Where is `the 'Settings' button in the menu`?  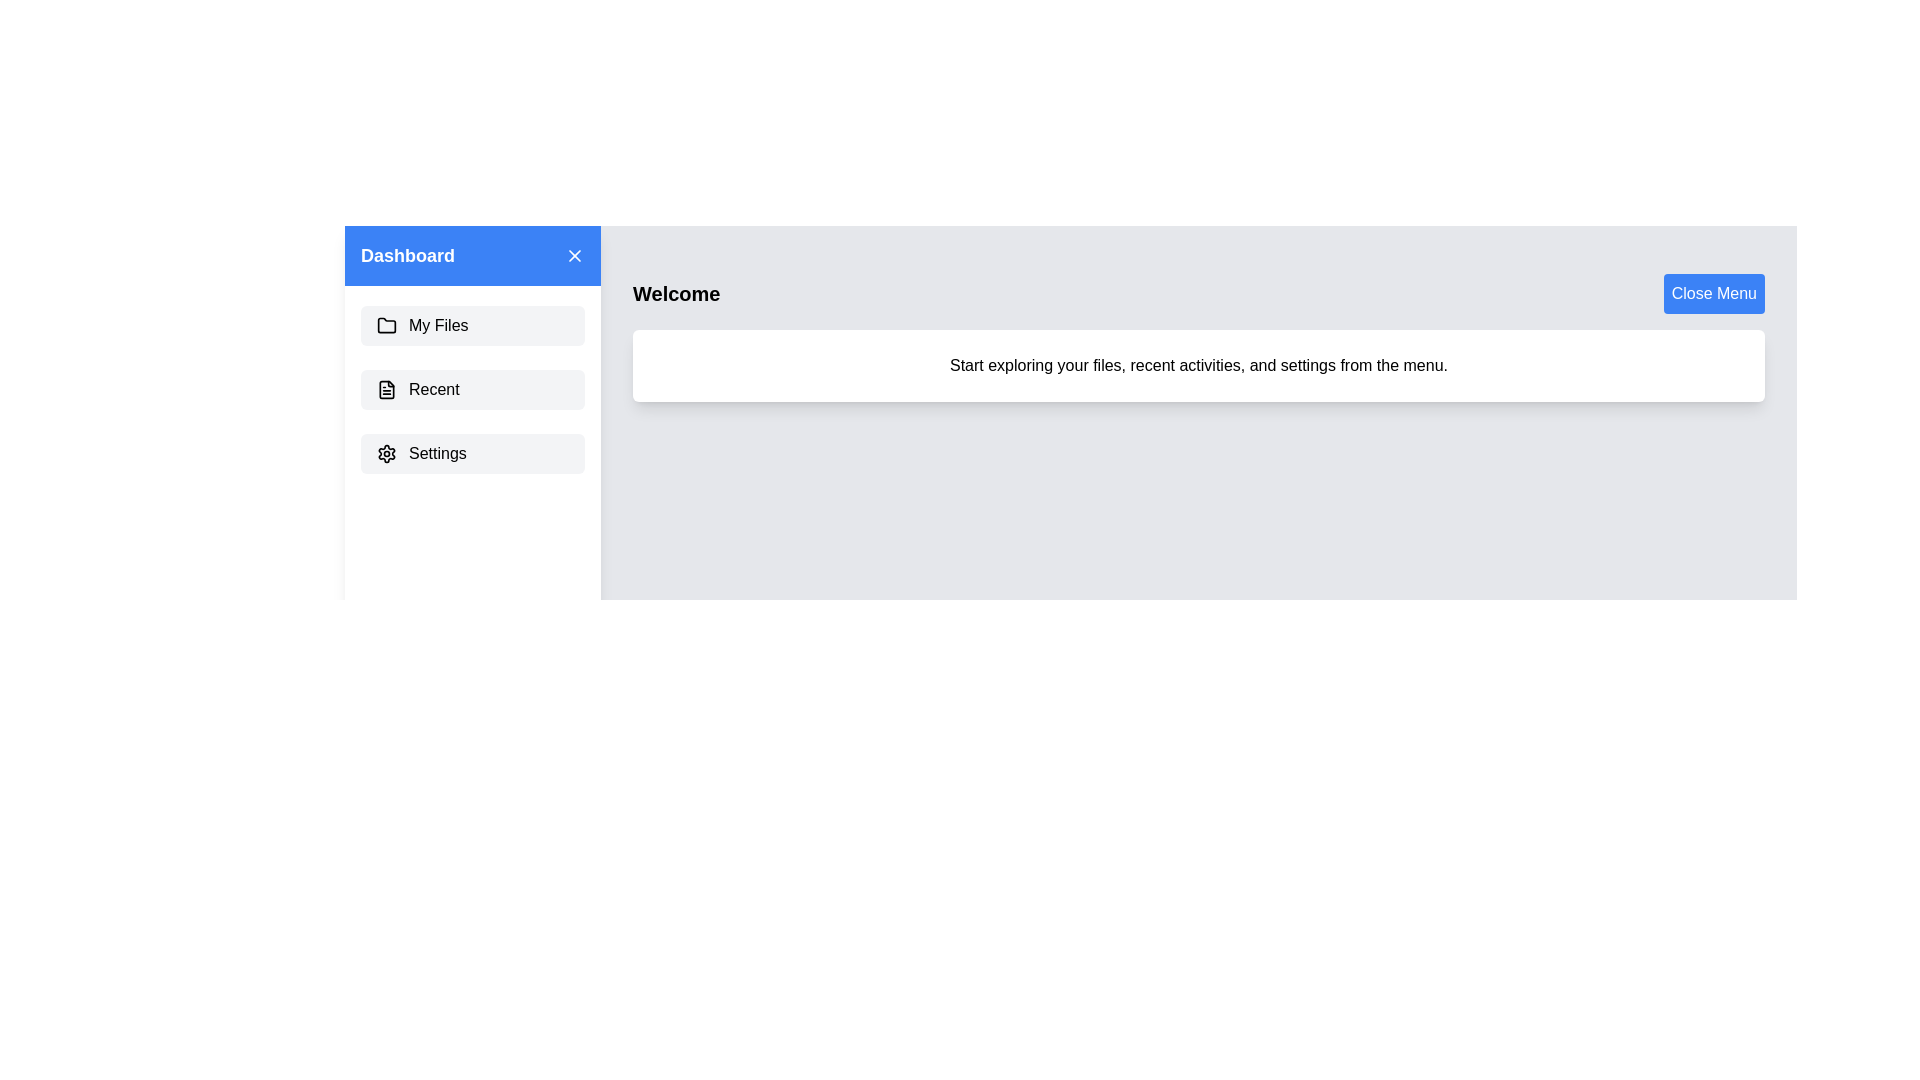 the 'Settings' button in the menu is located at coordinates (472, 454).